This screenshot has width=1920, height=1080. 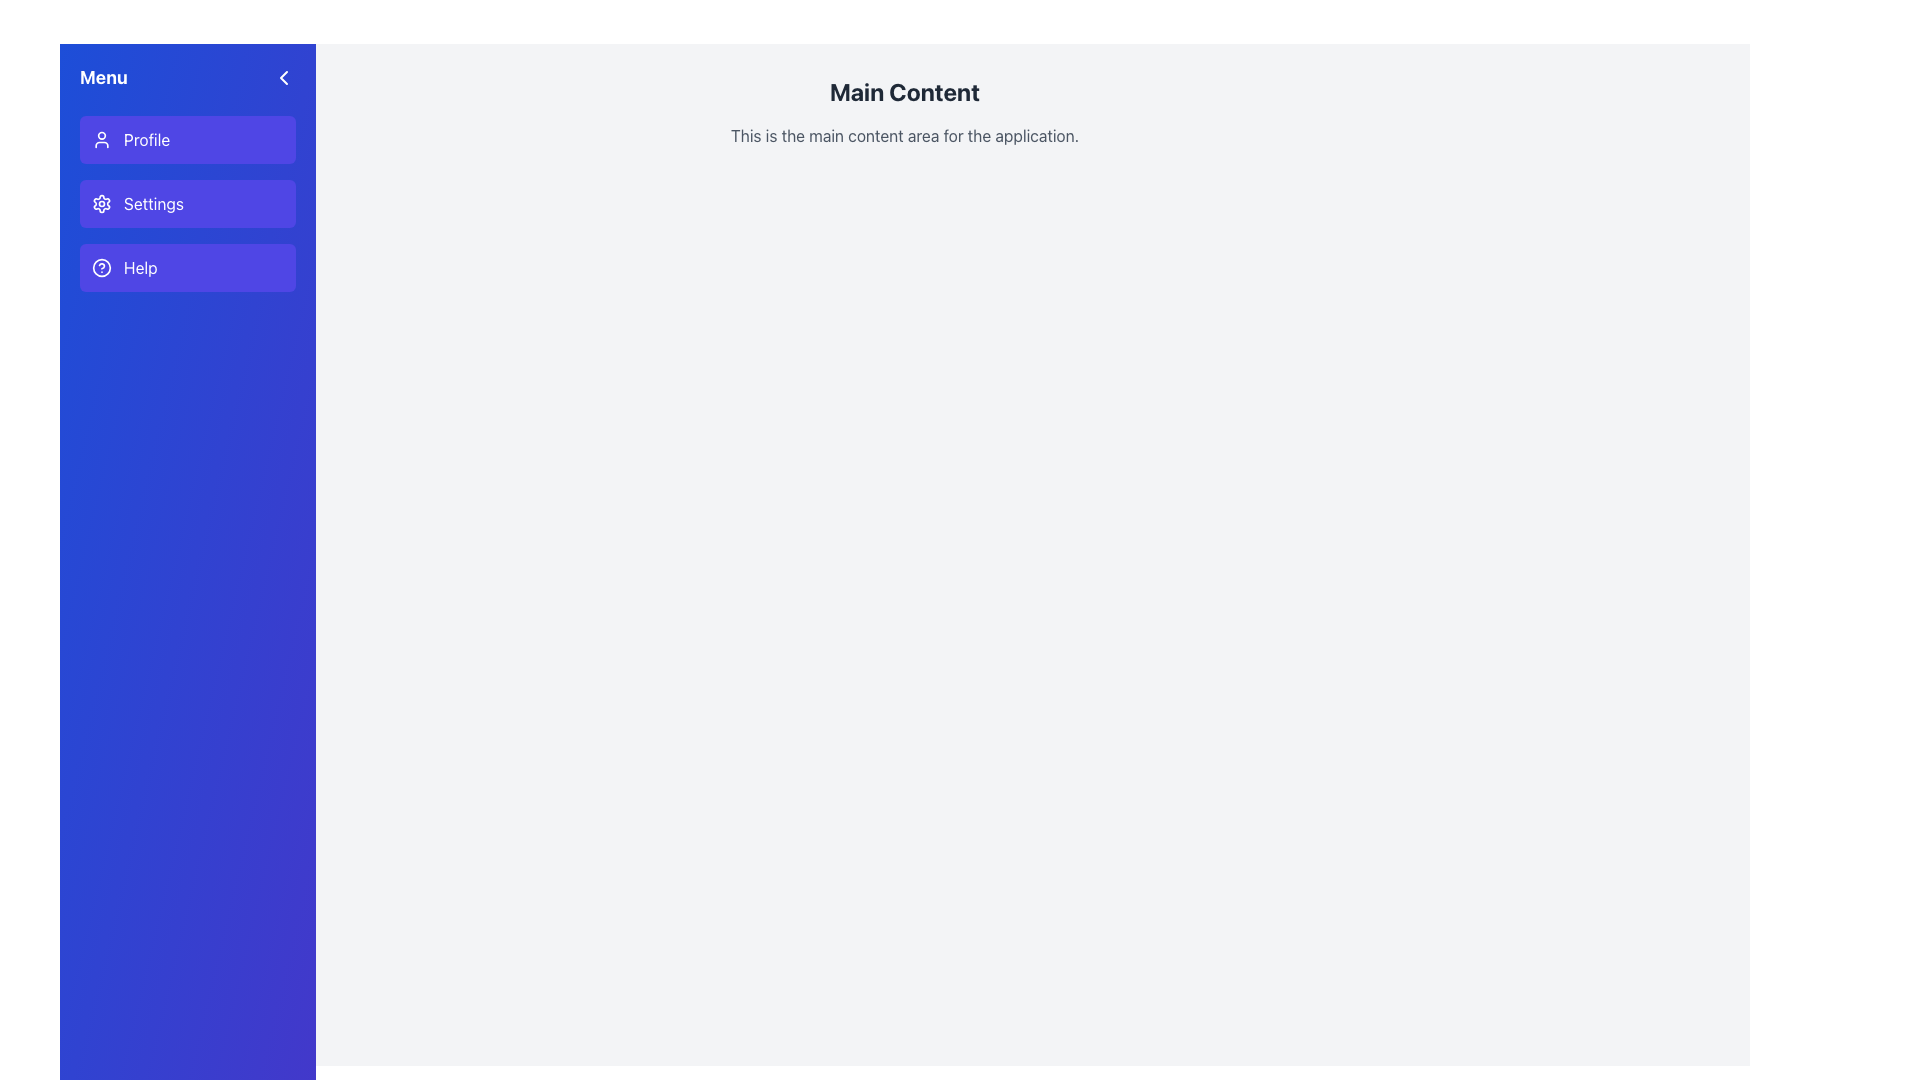 What do you see at coordinates (100, 266) in the screenshot?
I see `the circular help icon with a white question mark symbol, located within the 'Help' button in the navigation menu on the left sidebar` at bounding box center [100, 266].